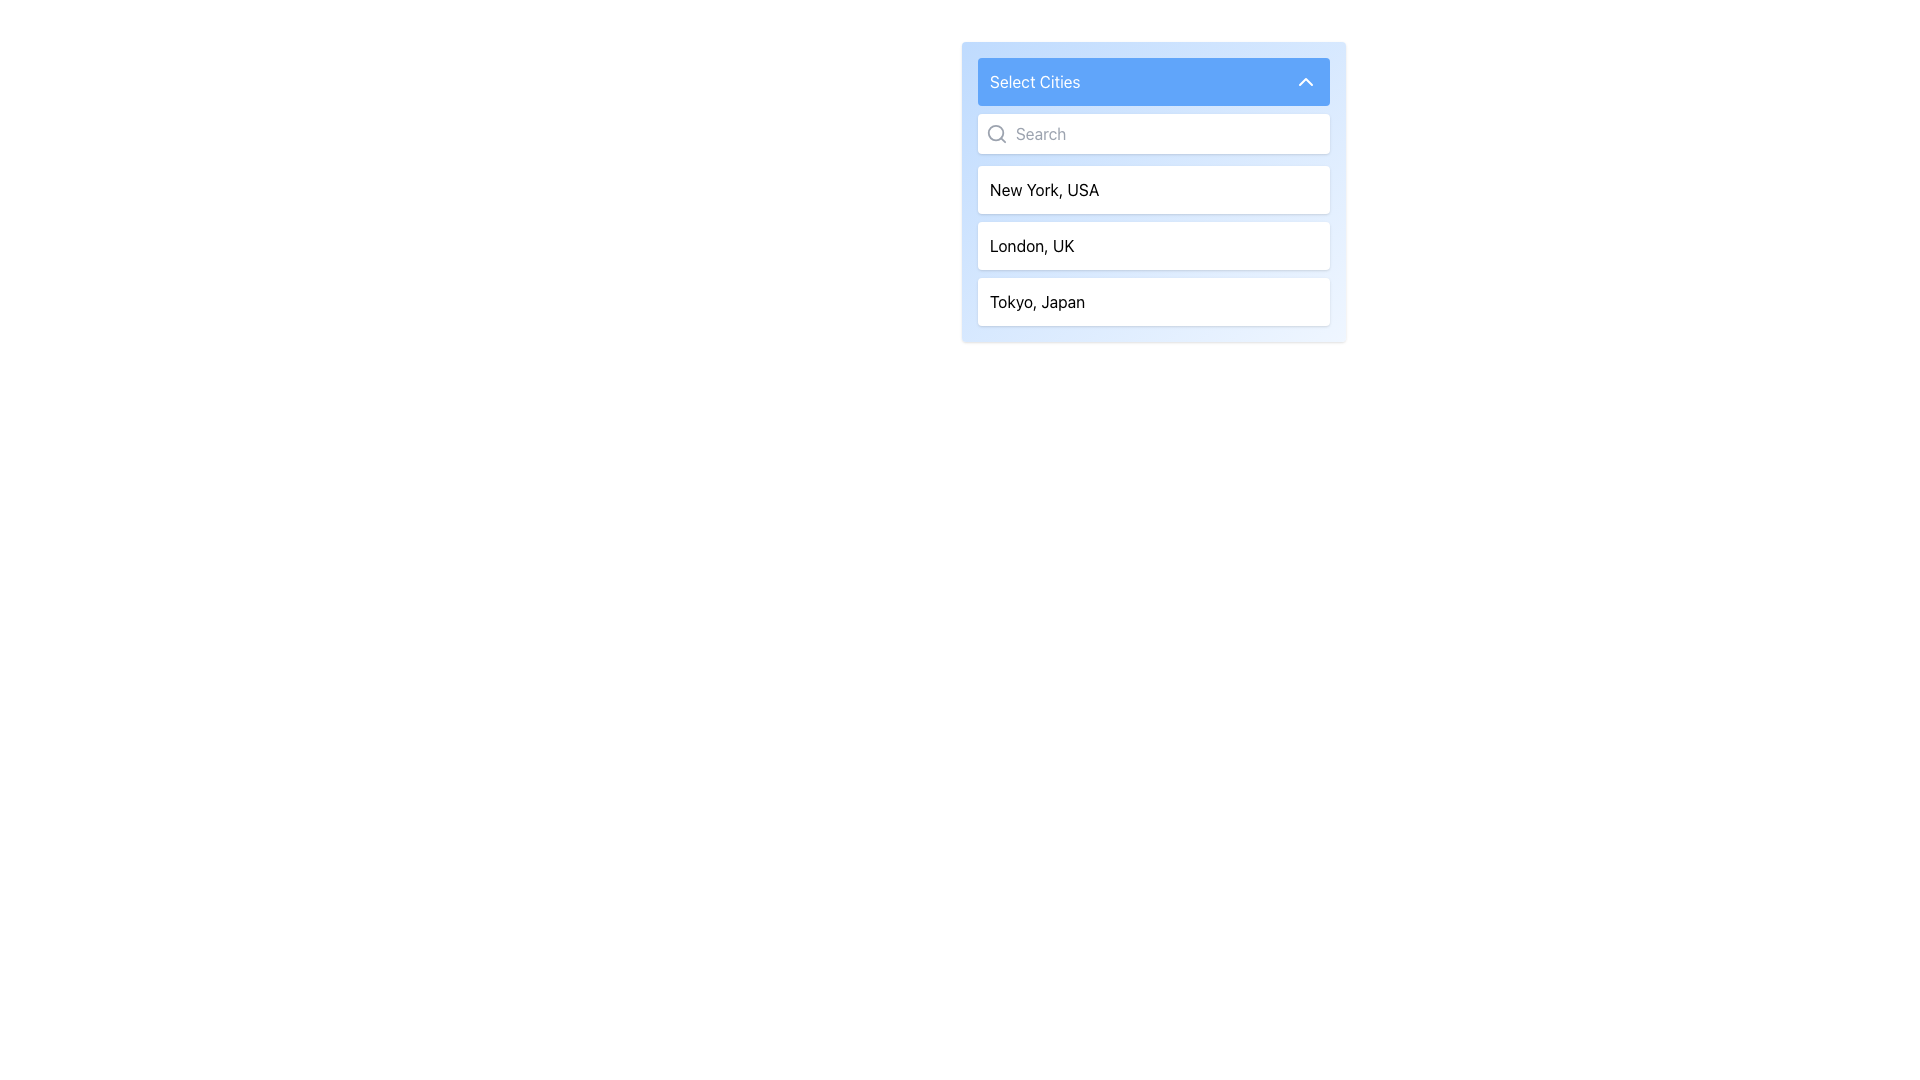  I want to click on the 'New York, USA' text label in the dropdown menu, so click(1043, 189).